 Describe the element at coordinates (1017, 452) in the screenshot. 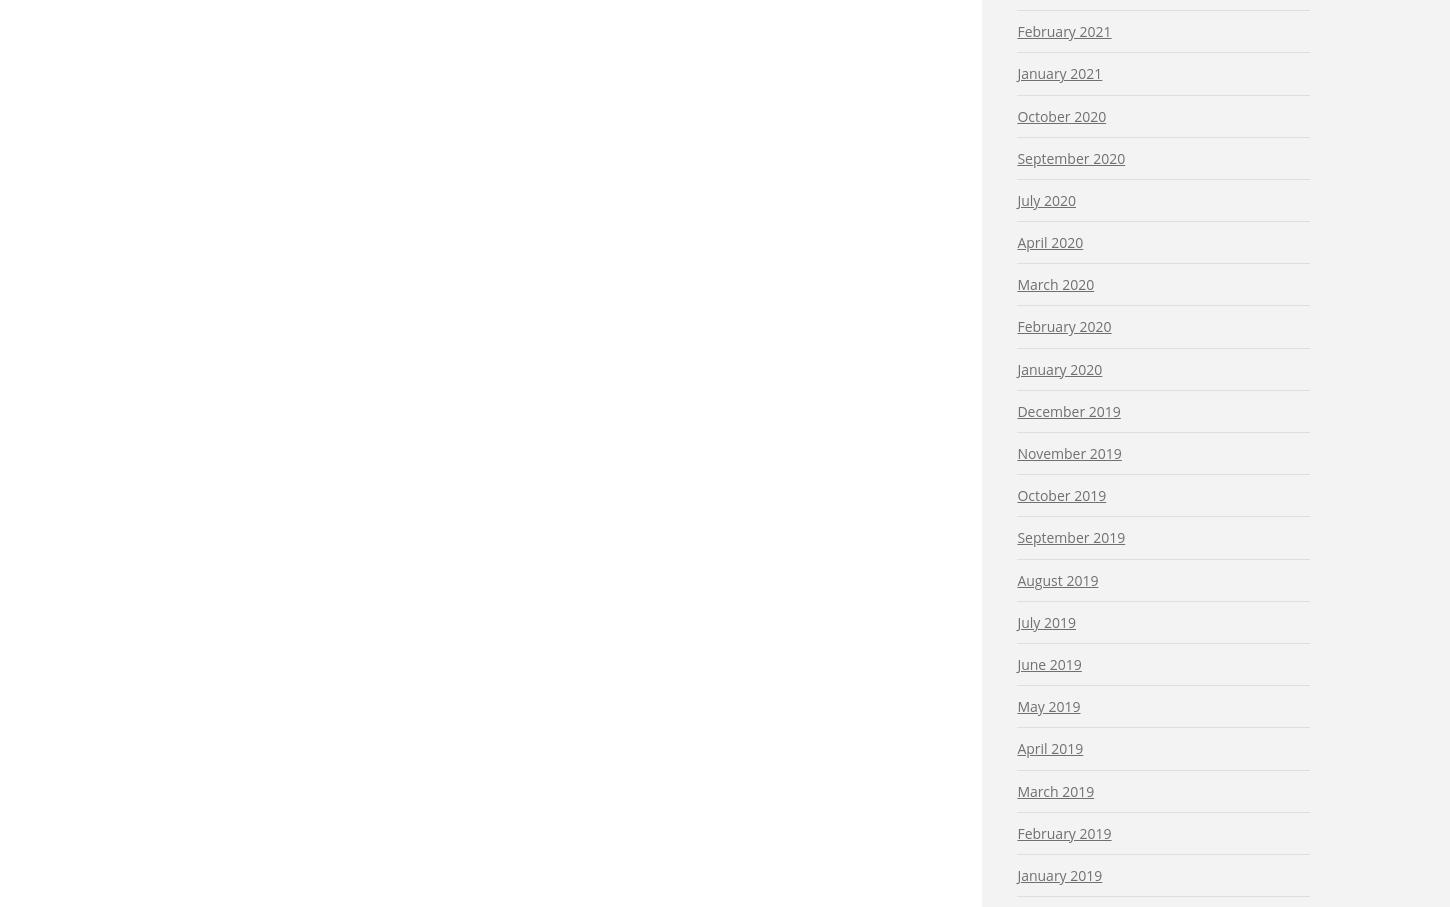

I see `'November 2019'` at that location.